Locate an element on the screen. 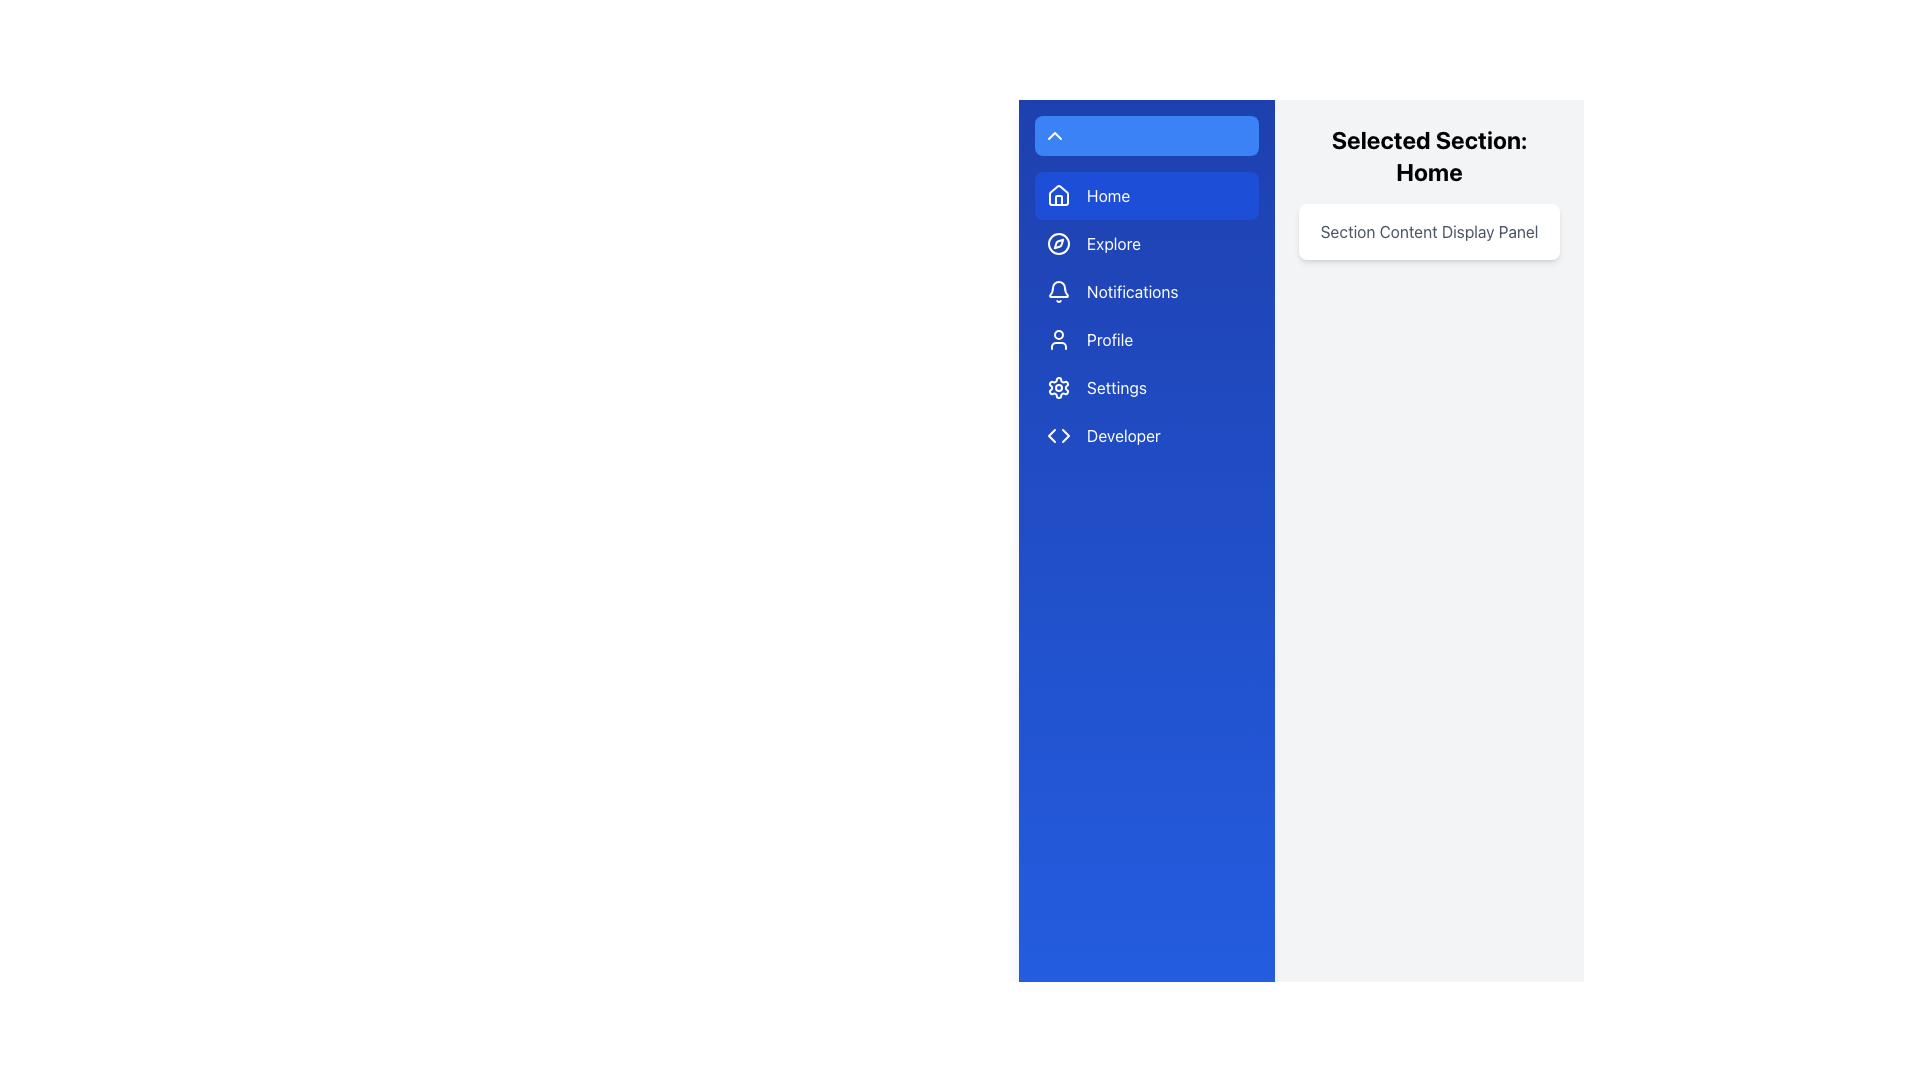 This screenshot has height=1080, width=1920. the SVG circle element that represents the decorative compass icon for the 'Explore' menu item, located in the second position on the left-hand menu bar is located at coordinates (1058, 242).